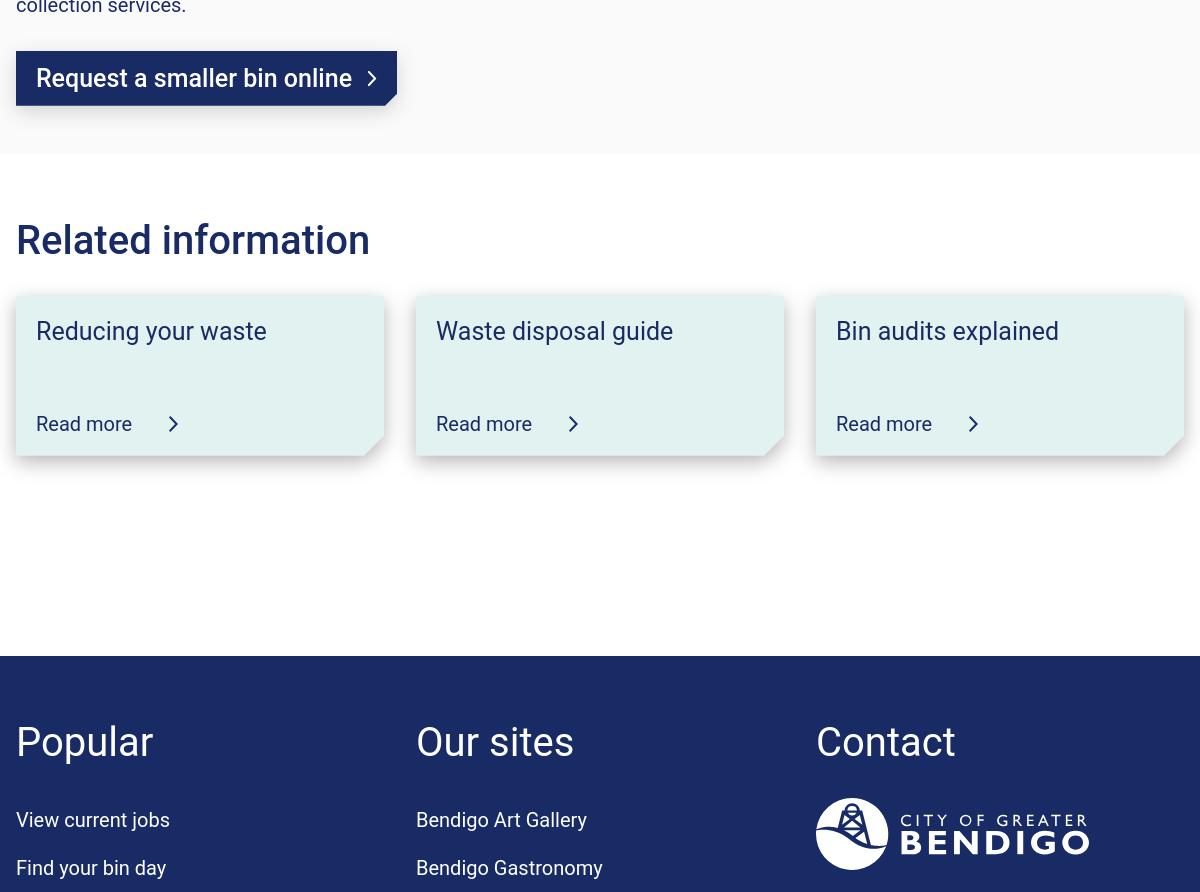 The image size is (1200, 892). I want to click on 'Bendigo Gastronomy', so click(508, 866).